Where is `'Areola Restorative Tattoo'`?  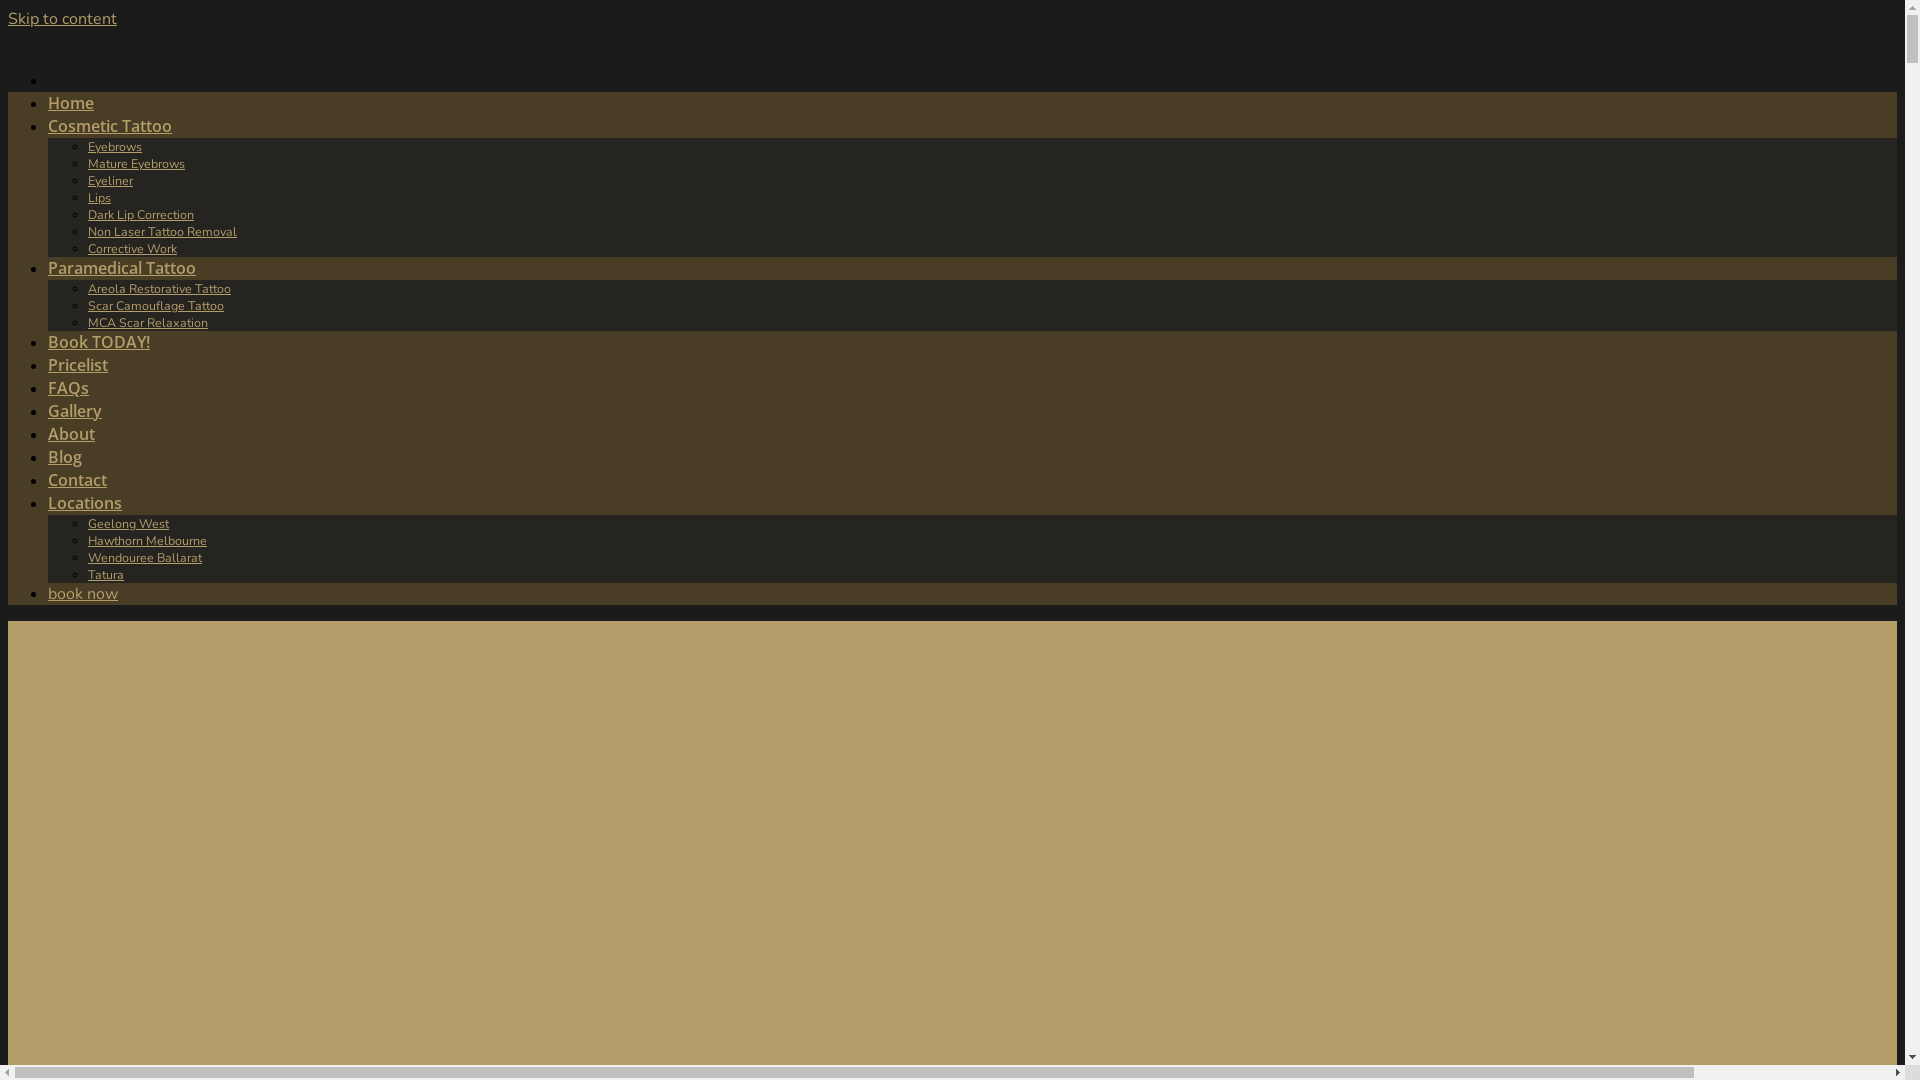 'Areola Restorative Tattoo' is located at coordinates (158, 288).